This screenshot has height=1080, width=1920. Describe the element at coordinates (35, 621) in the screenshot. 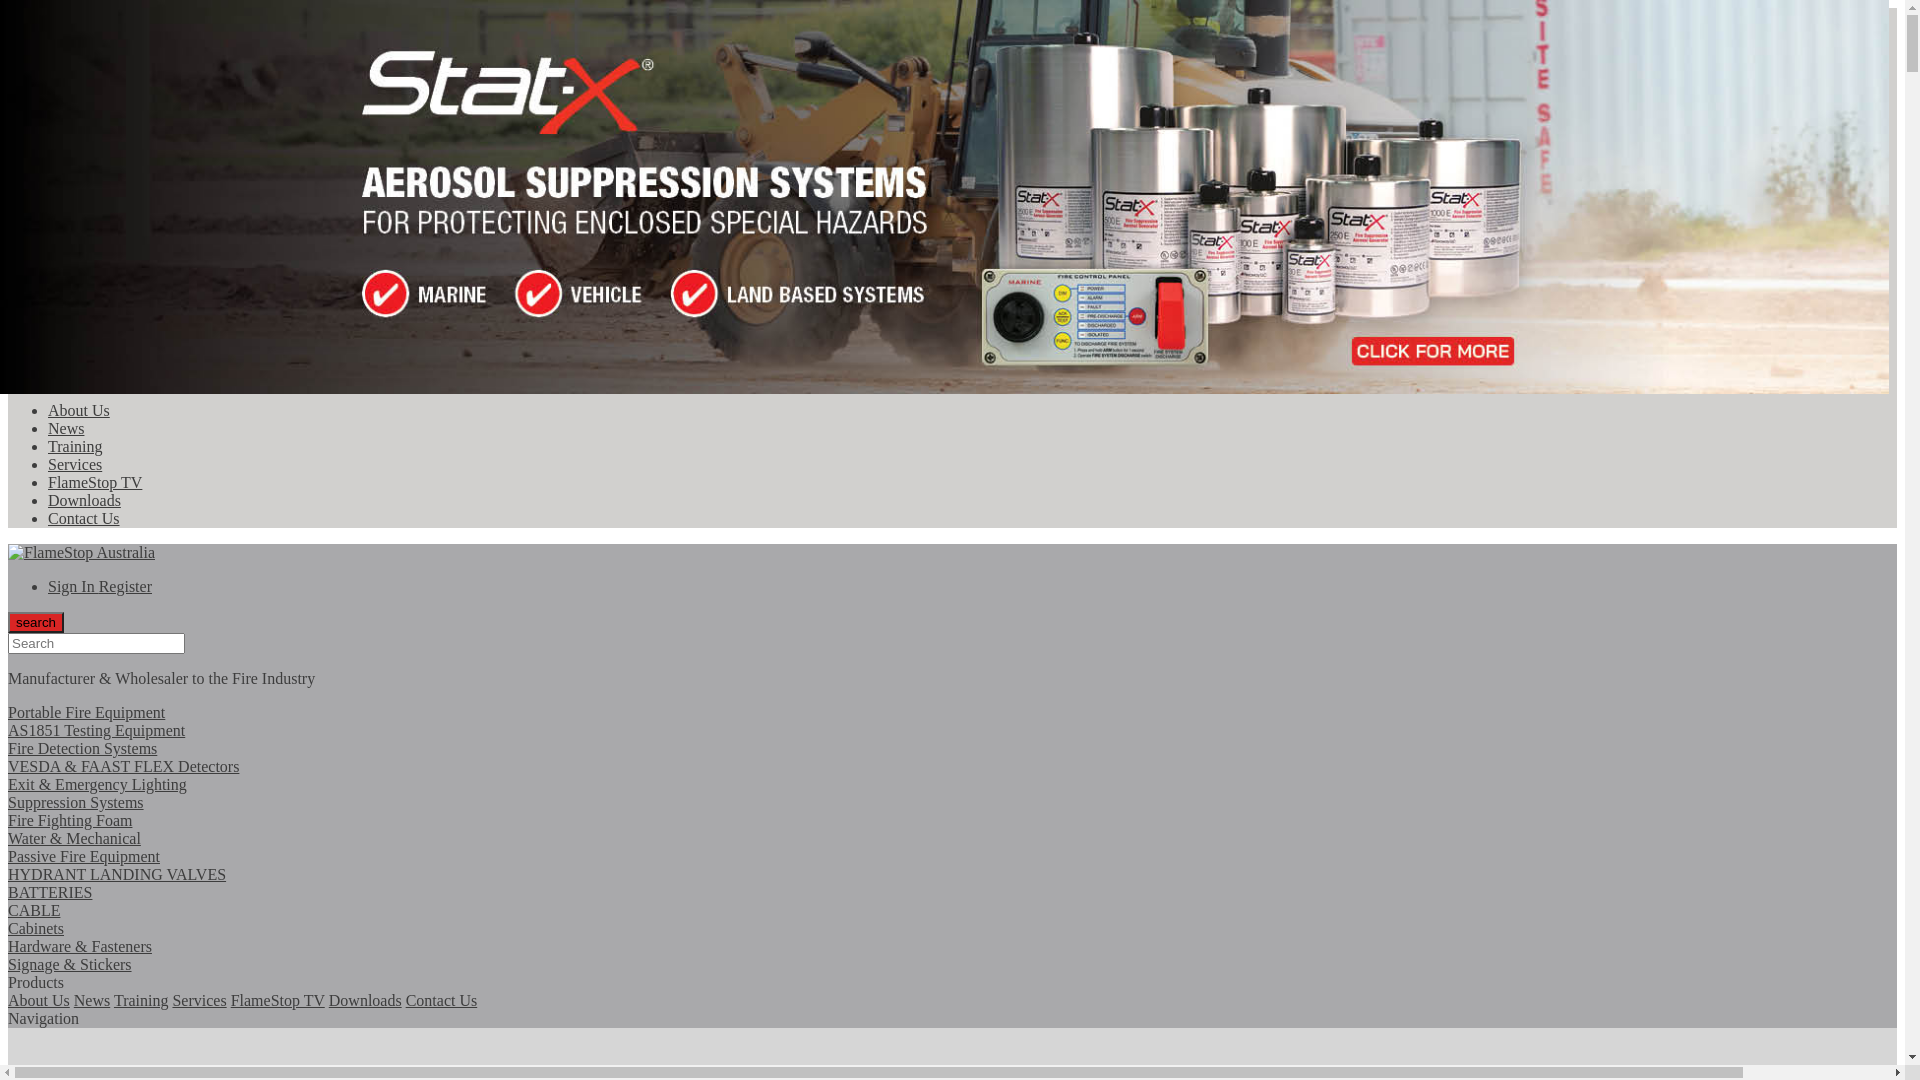

I see `'search'` at that location.